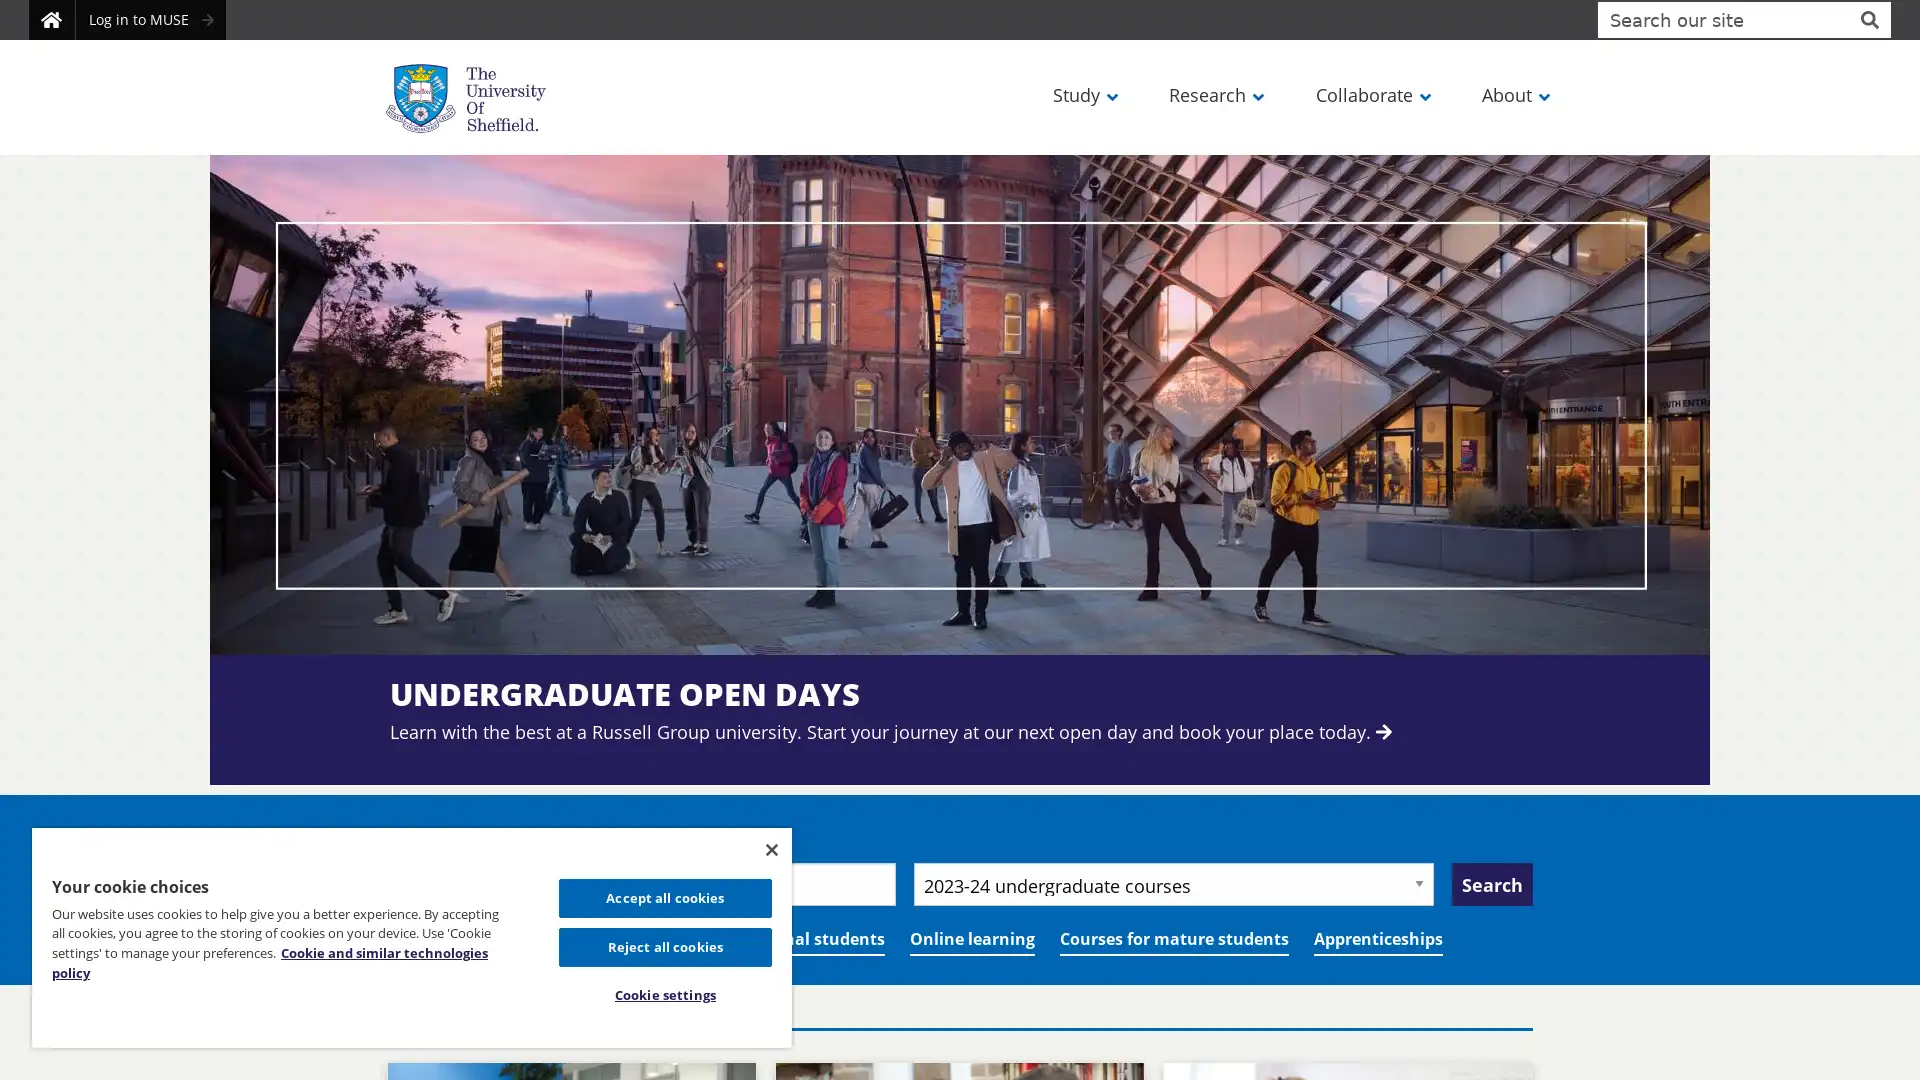 Image resolution: width=1920 pixels, height=1080 pixels. I want to click on Search, so click(1492, 882).